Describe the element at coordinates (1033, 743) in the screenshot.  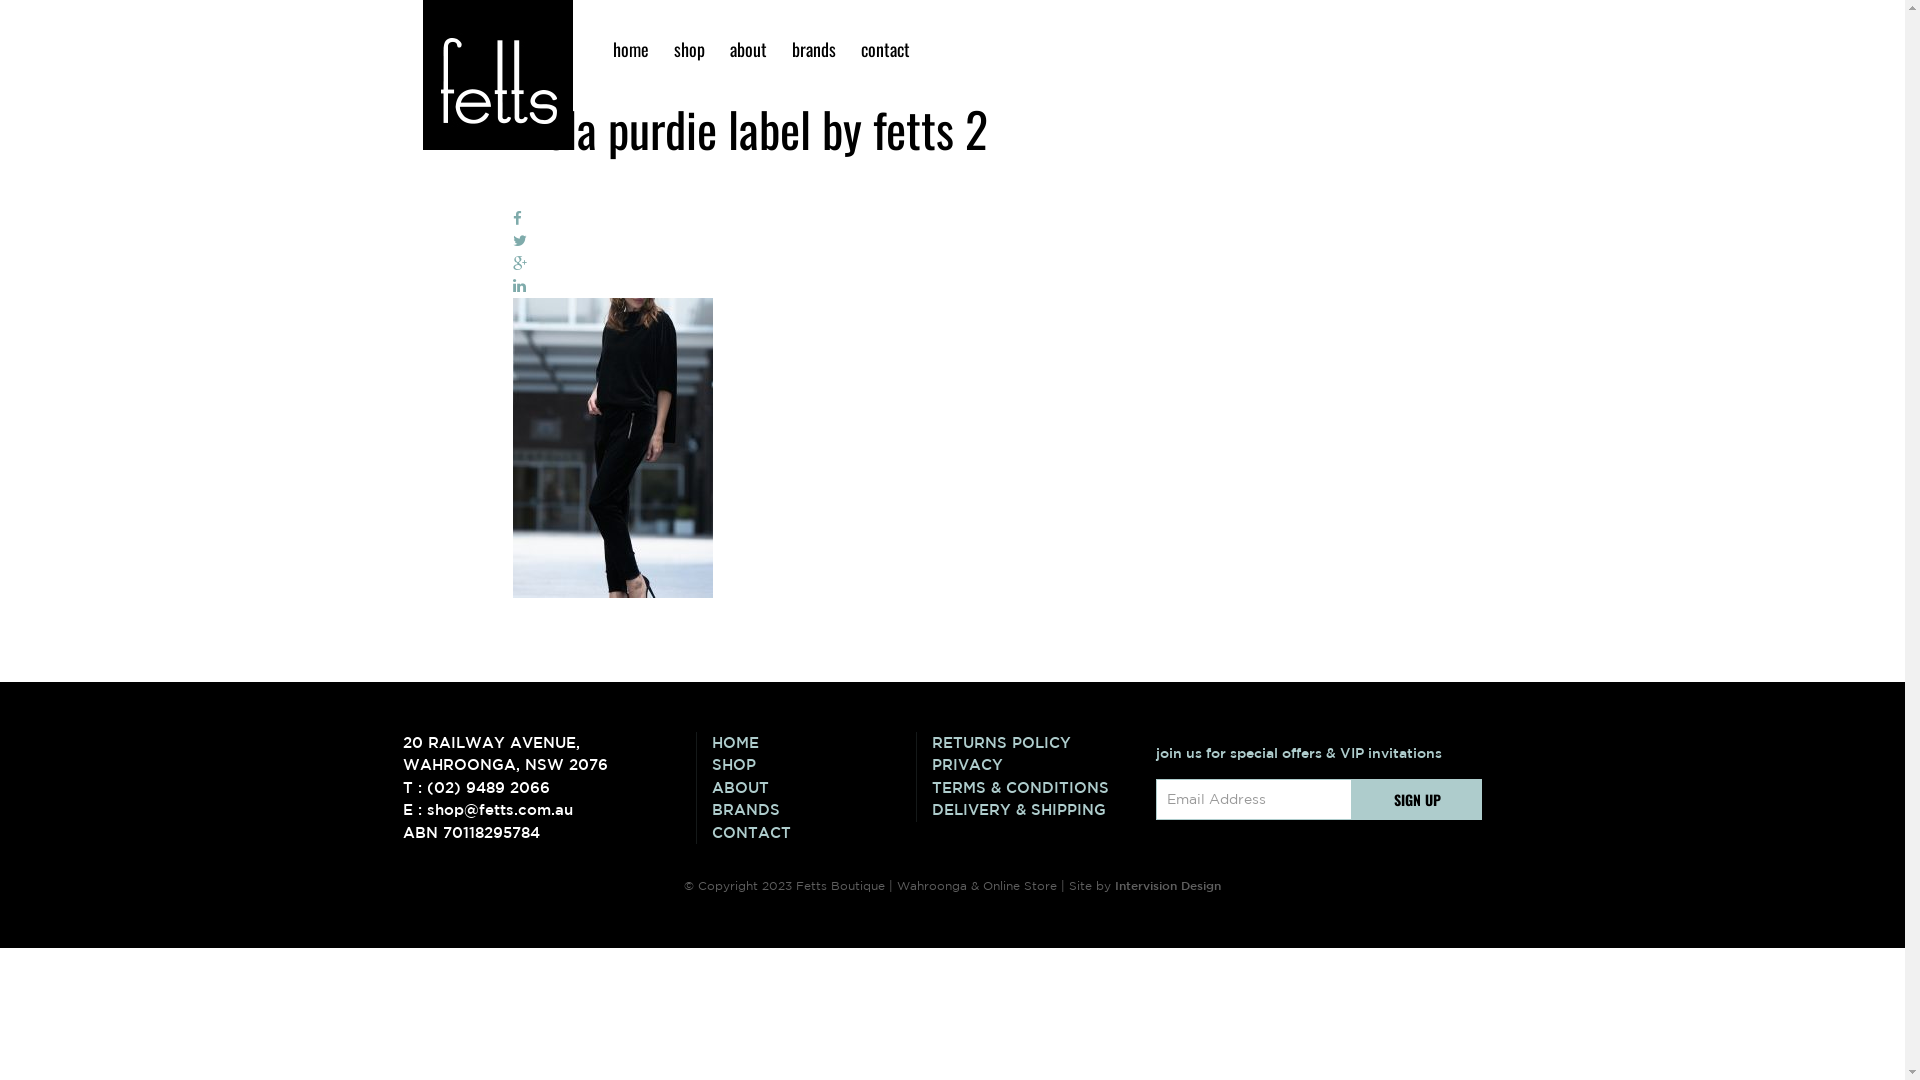
I see `'RETURNS POLICY'` at that location.